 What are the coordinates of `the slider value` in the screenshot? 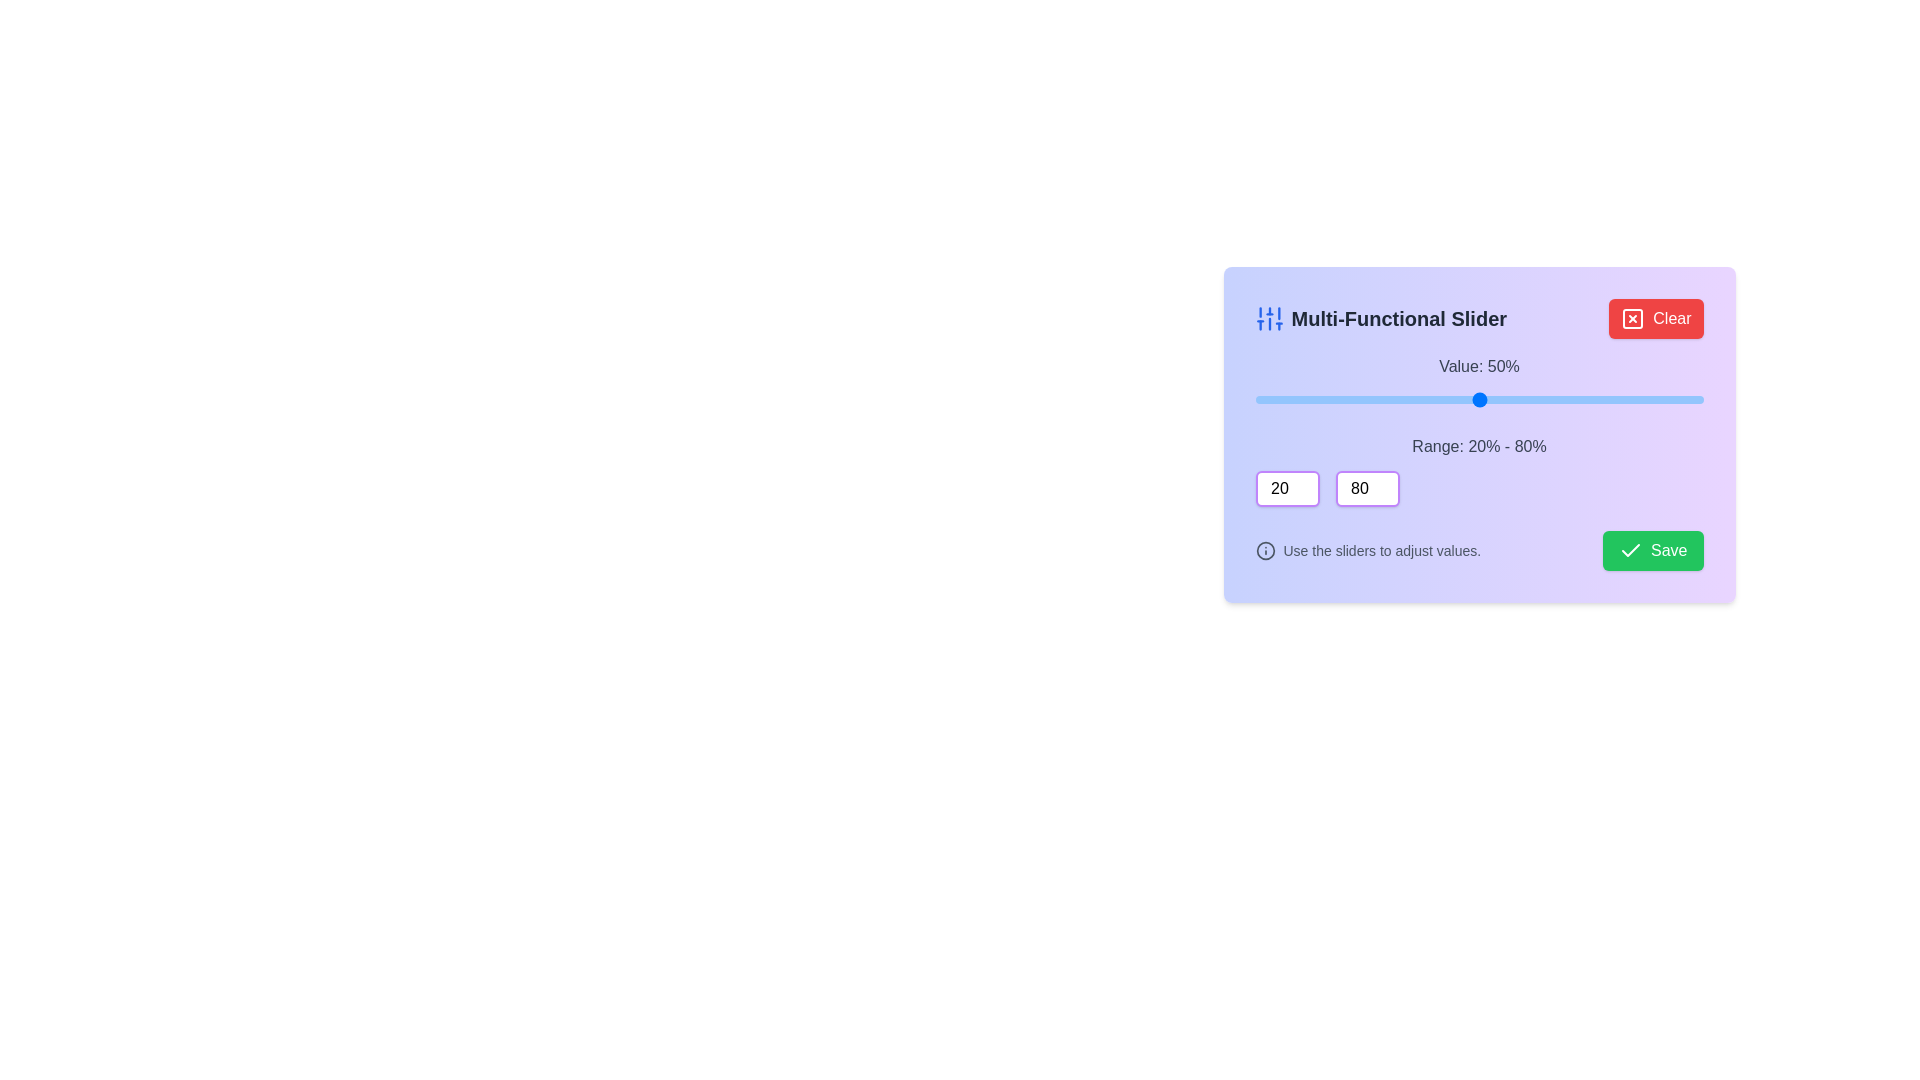 It's located at (1330, 400).